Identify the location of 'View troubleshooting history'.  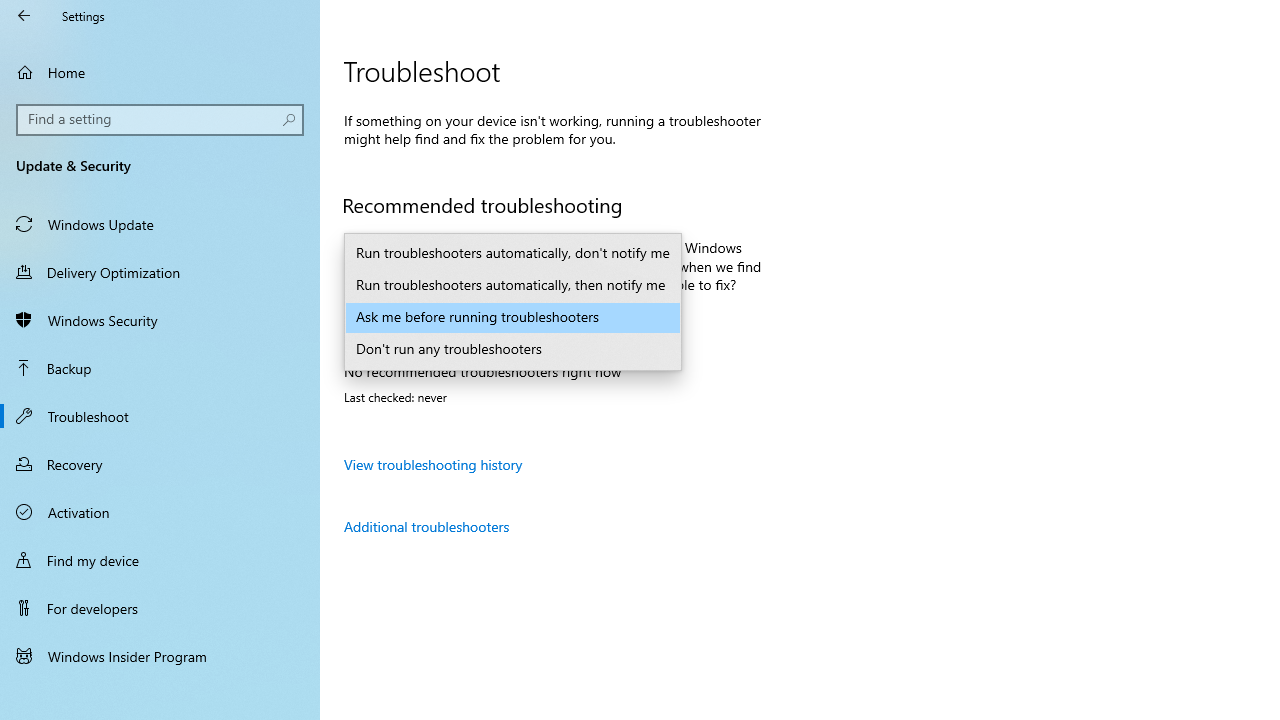
(432, 464).